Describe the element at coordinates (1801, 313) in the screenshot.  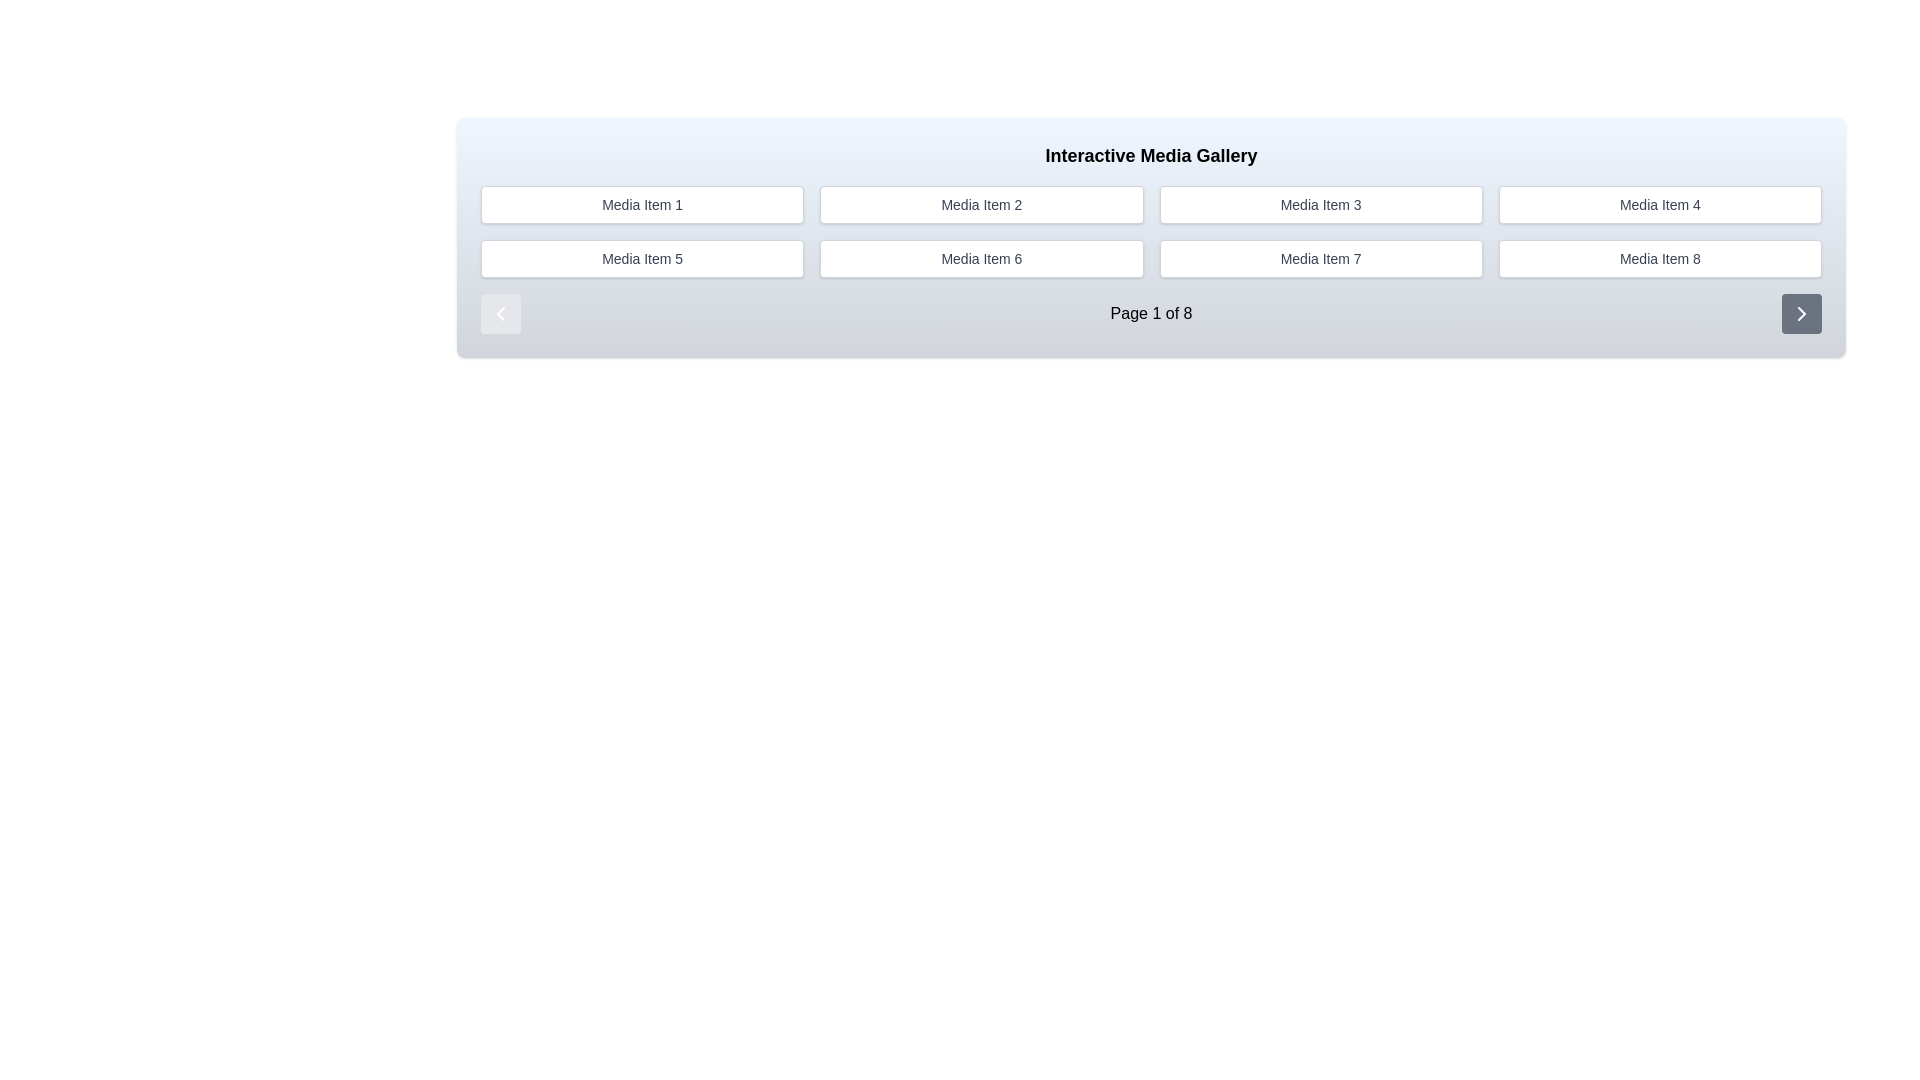
I see `the right-pointing chevron arrow icon located in the bottom-right corner of the interface within a dark gray circular button` at that location.